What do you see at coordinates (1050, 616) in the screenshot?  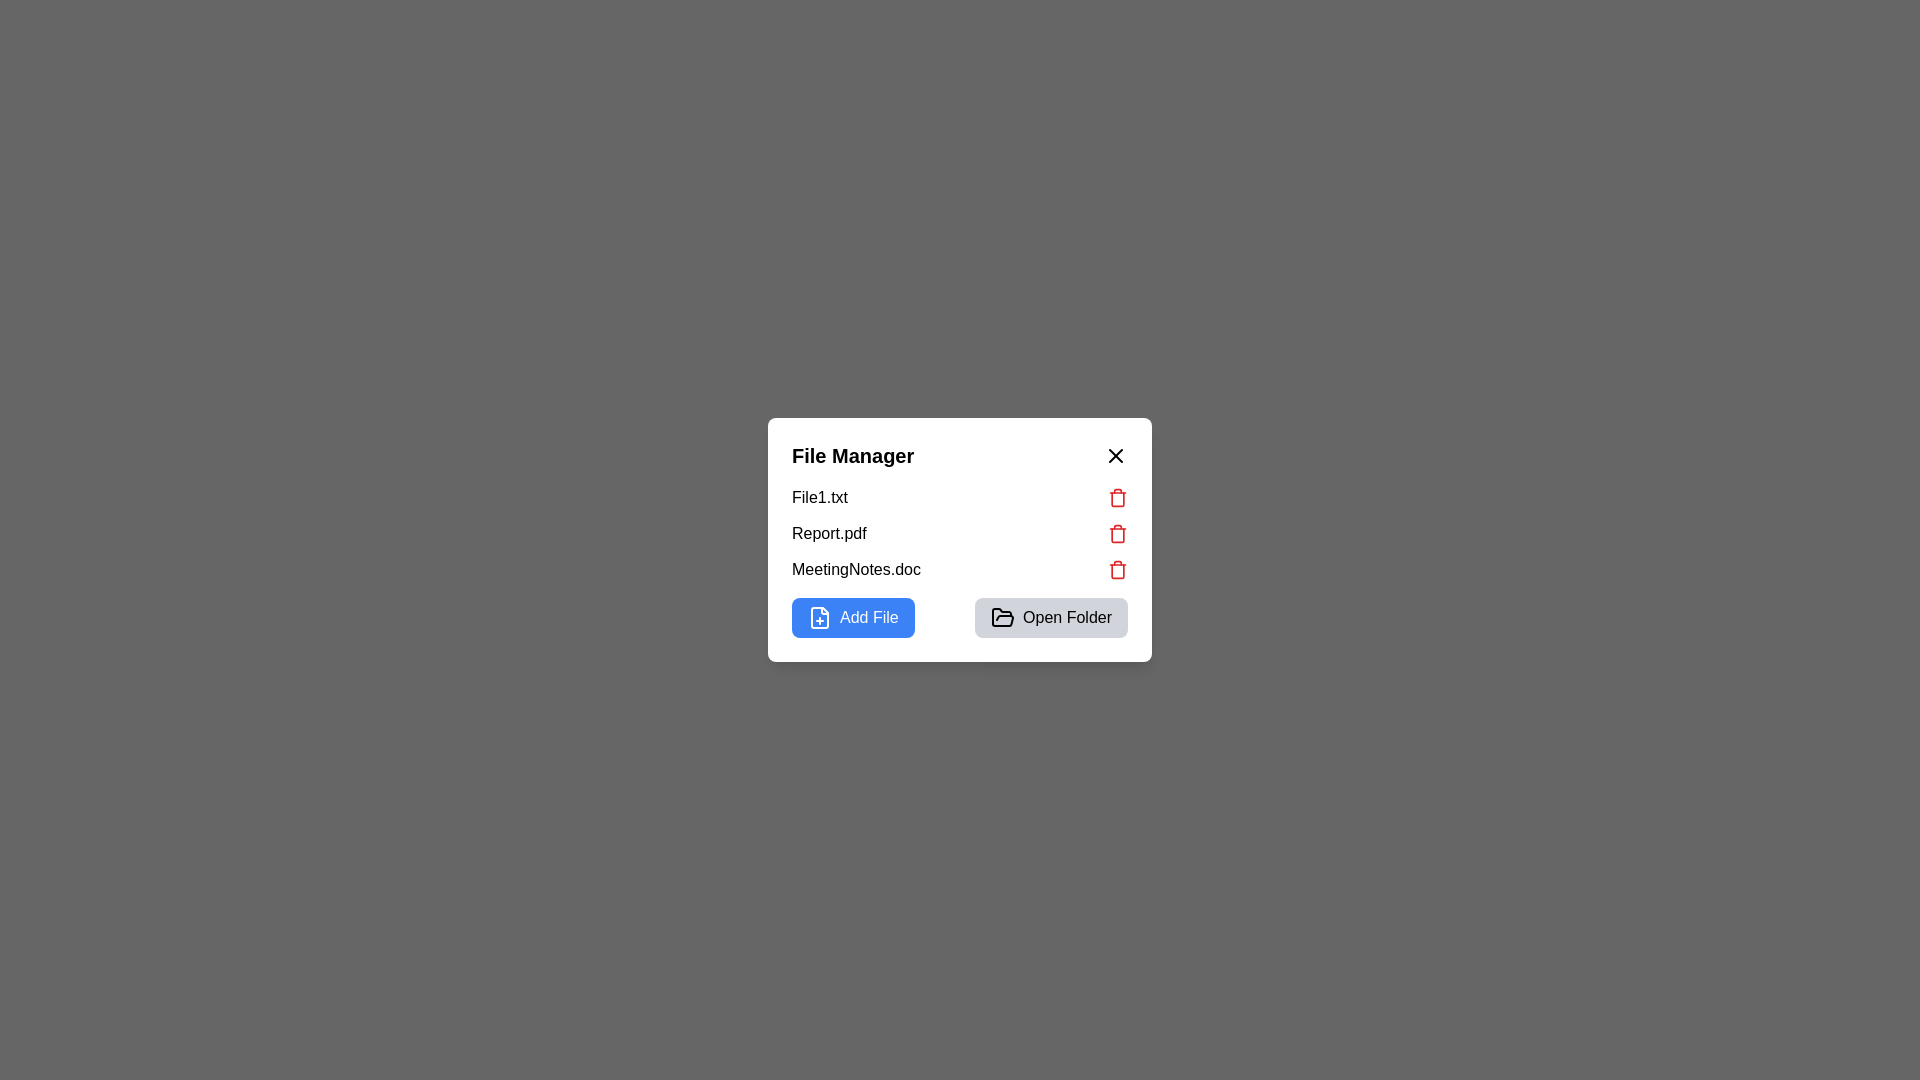 I see `the button to the right of the 'Add File' button in the 'File Manager' dialog box` at bounding box center [1050, 616].